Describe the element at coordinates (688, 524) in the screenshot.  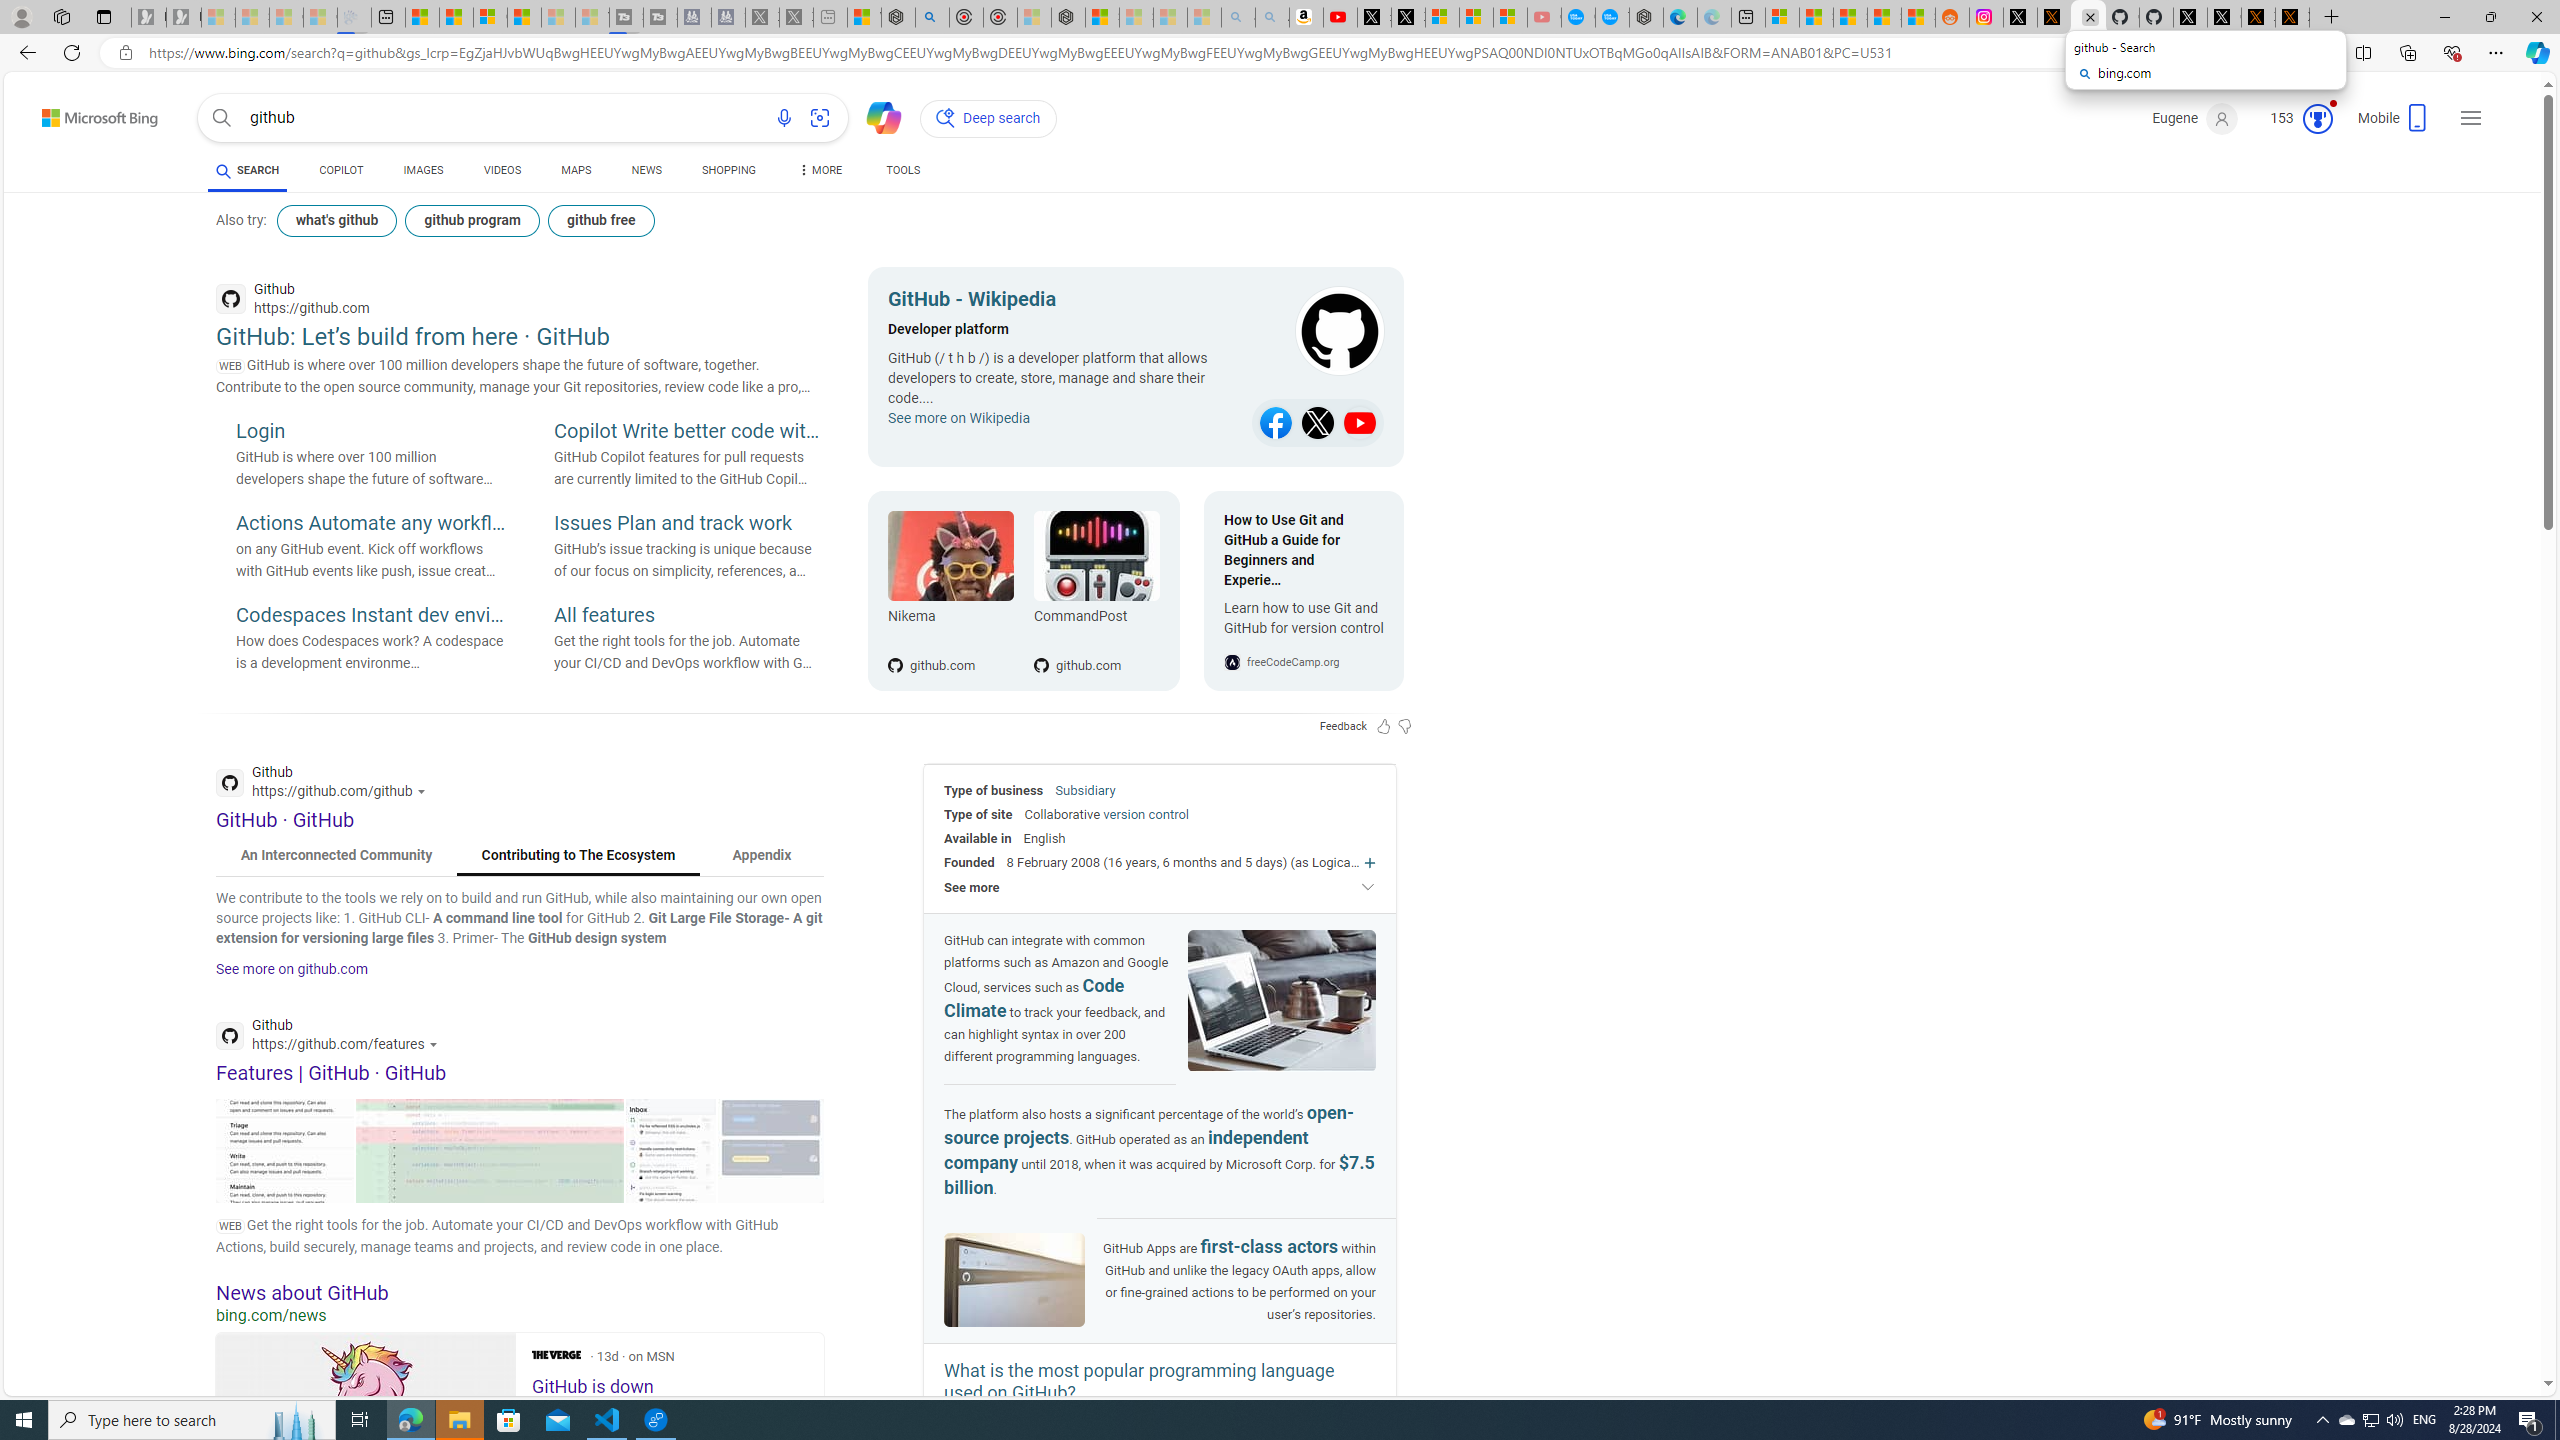
I see `'Issues Plan and track work'` at that location.